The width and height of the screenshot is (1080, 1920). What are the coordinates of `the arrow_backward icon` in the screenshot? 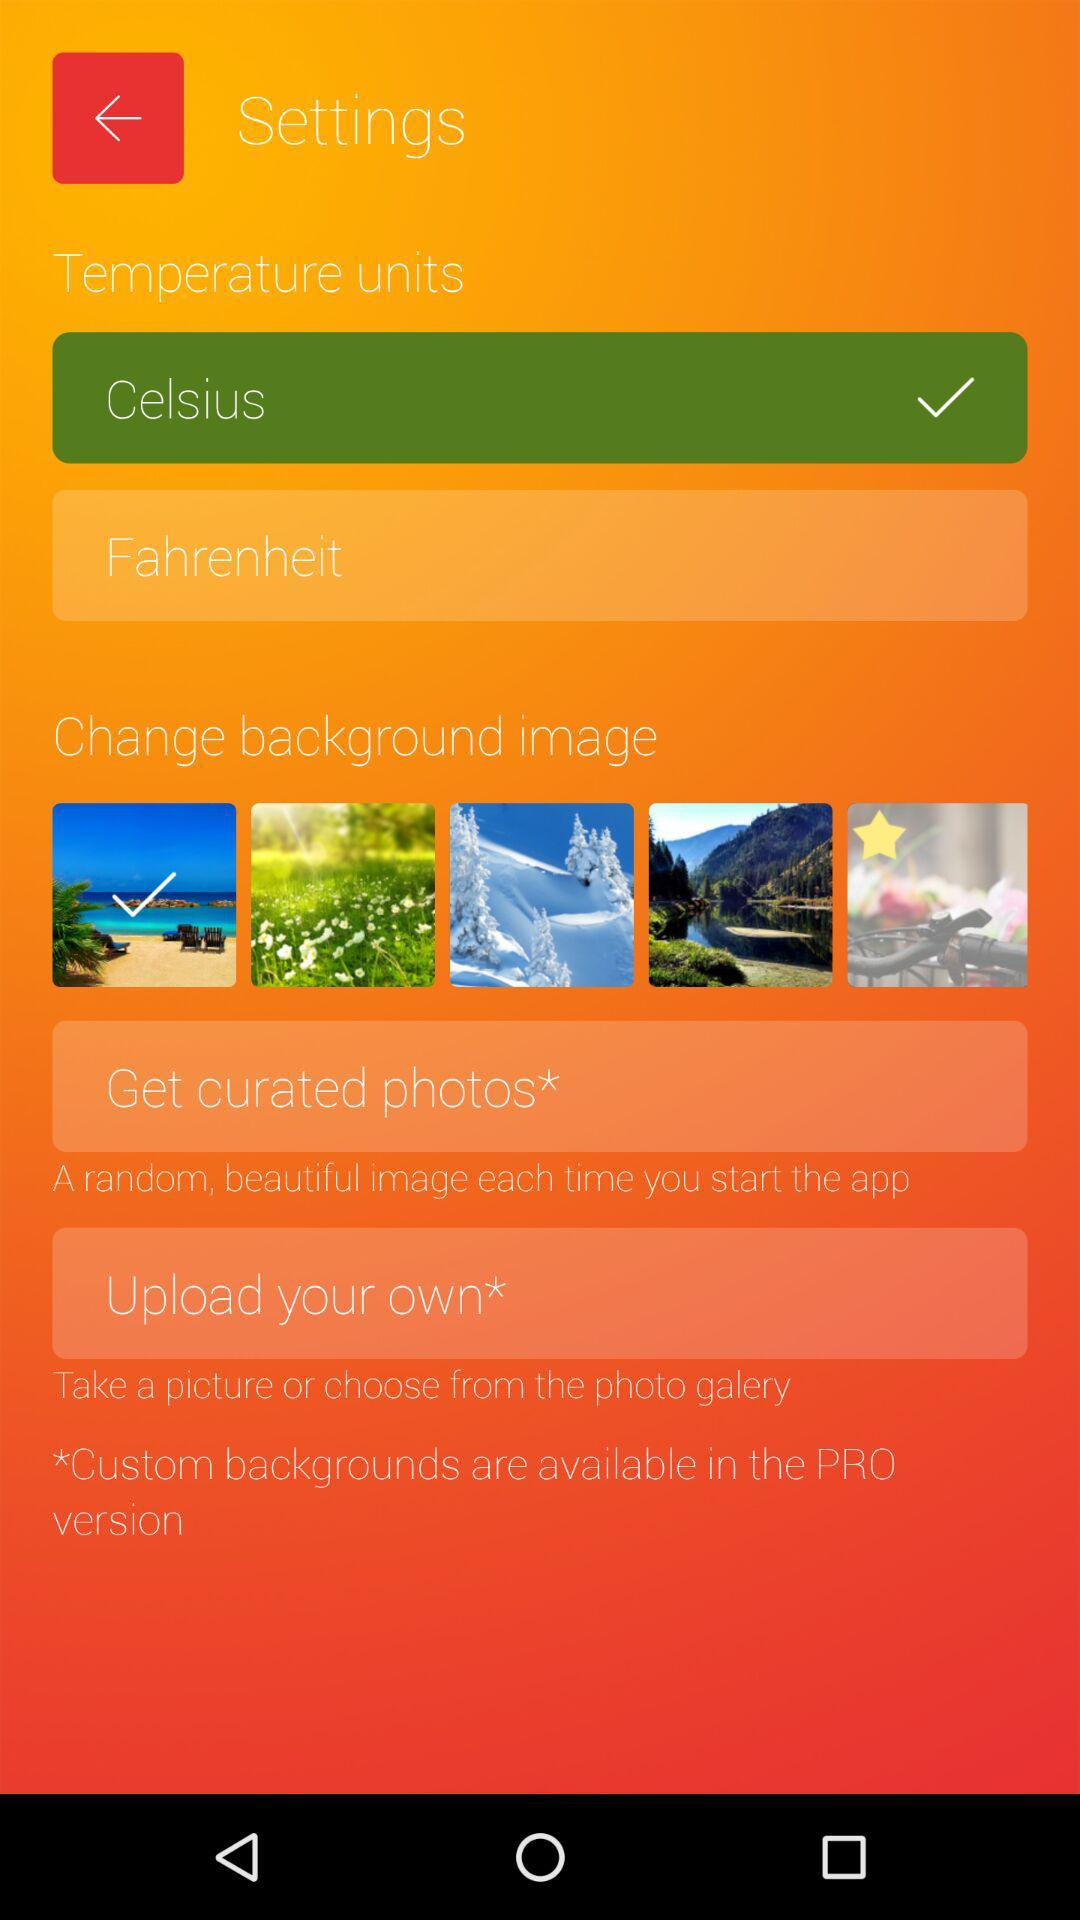 It's located at (118, 117).